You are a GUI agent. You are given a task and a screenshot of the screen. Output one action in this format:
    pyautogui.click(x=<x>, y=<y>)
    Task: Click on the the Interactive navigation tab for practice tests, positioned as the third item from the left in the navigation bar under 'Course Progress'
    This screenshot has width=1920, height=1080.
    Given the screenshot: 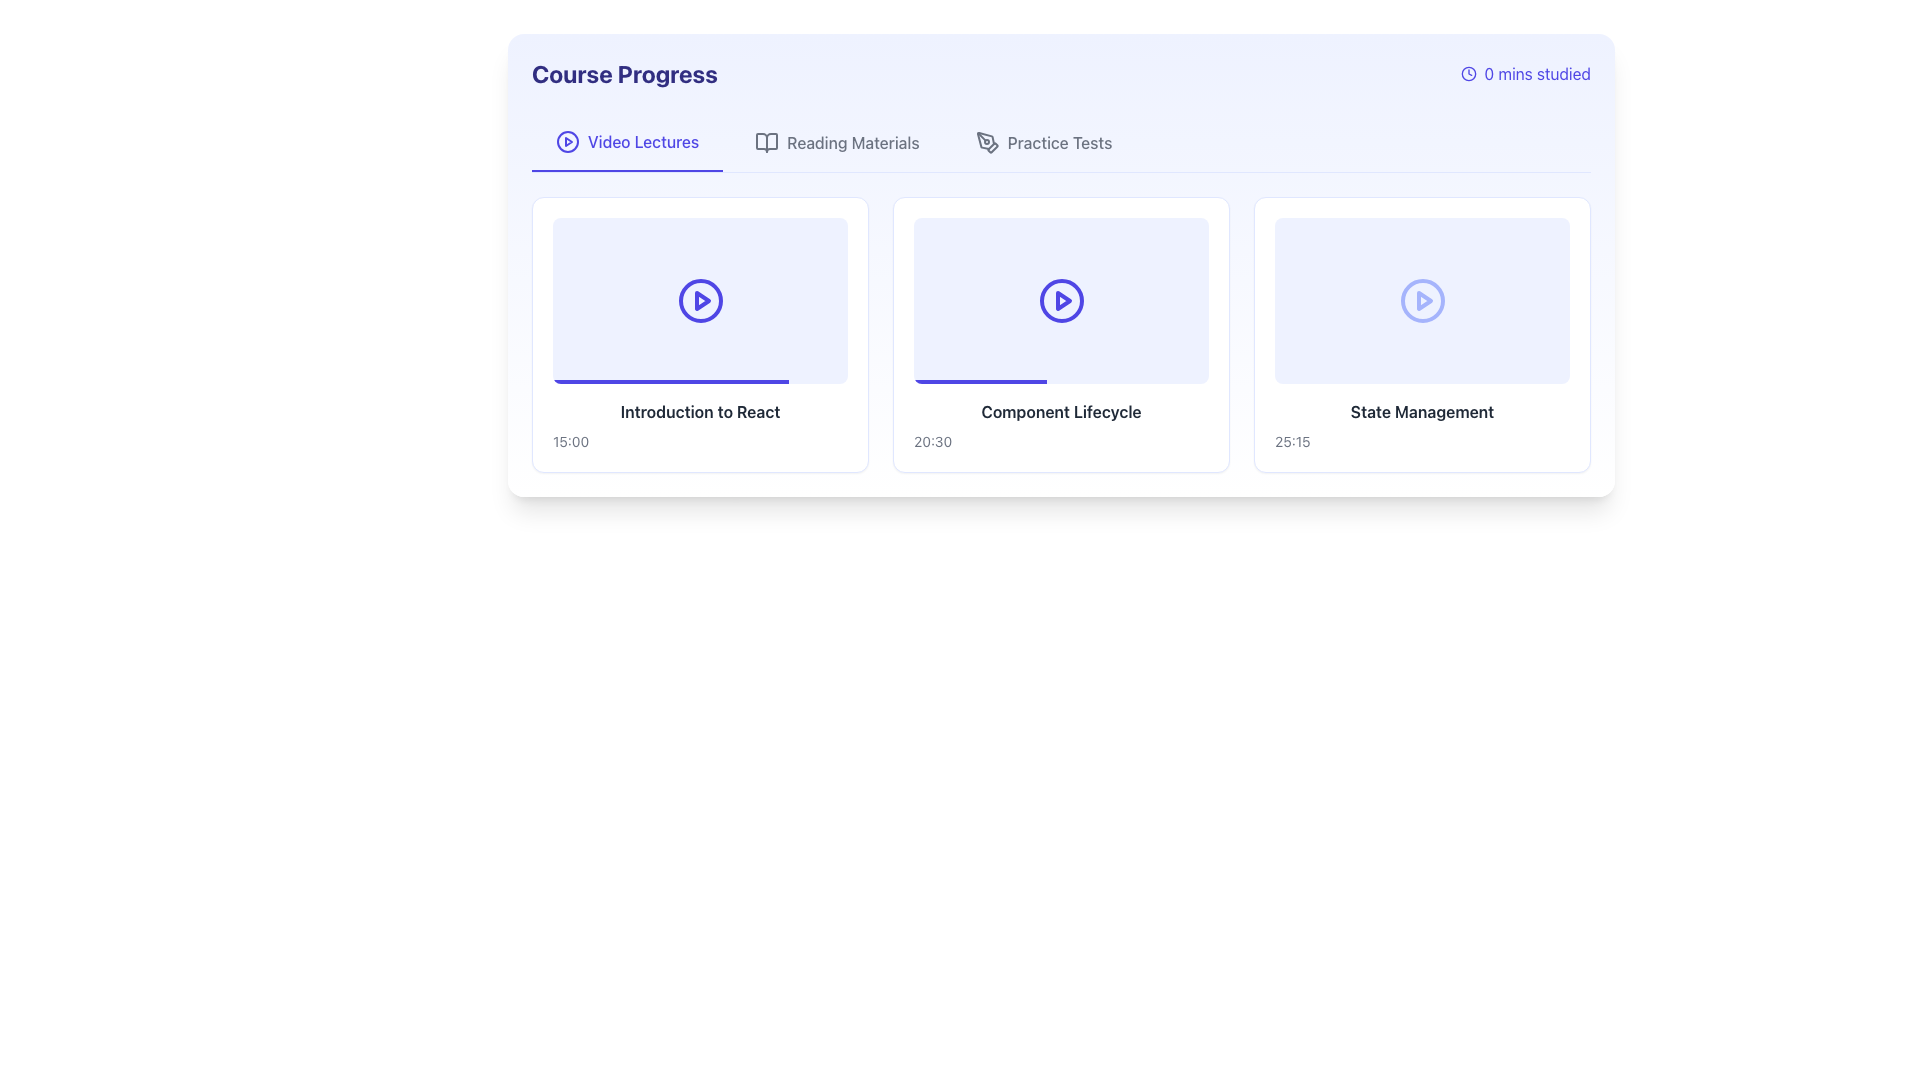 What is the action you would take?
    pyautogui.click(x=1043, y=141)
    